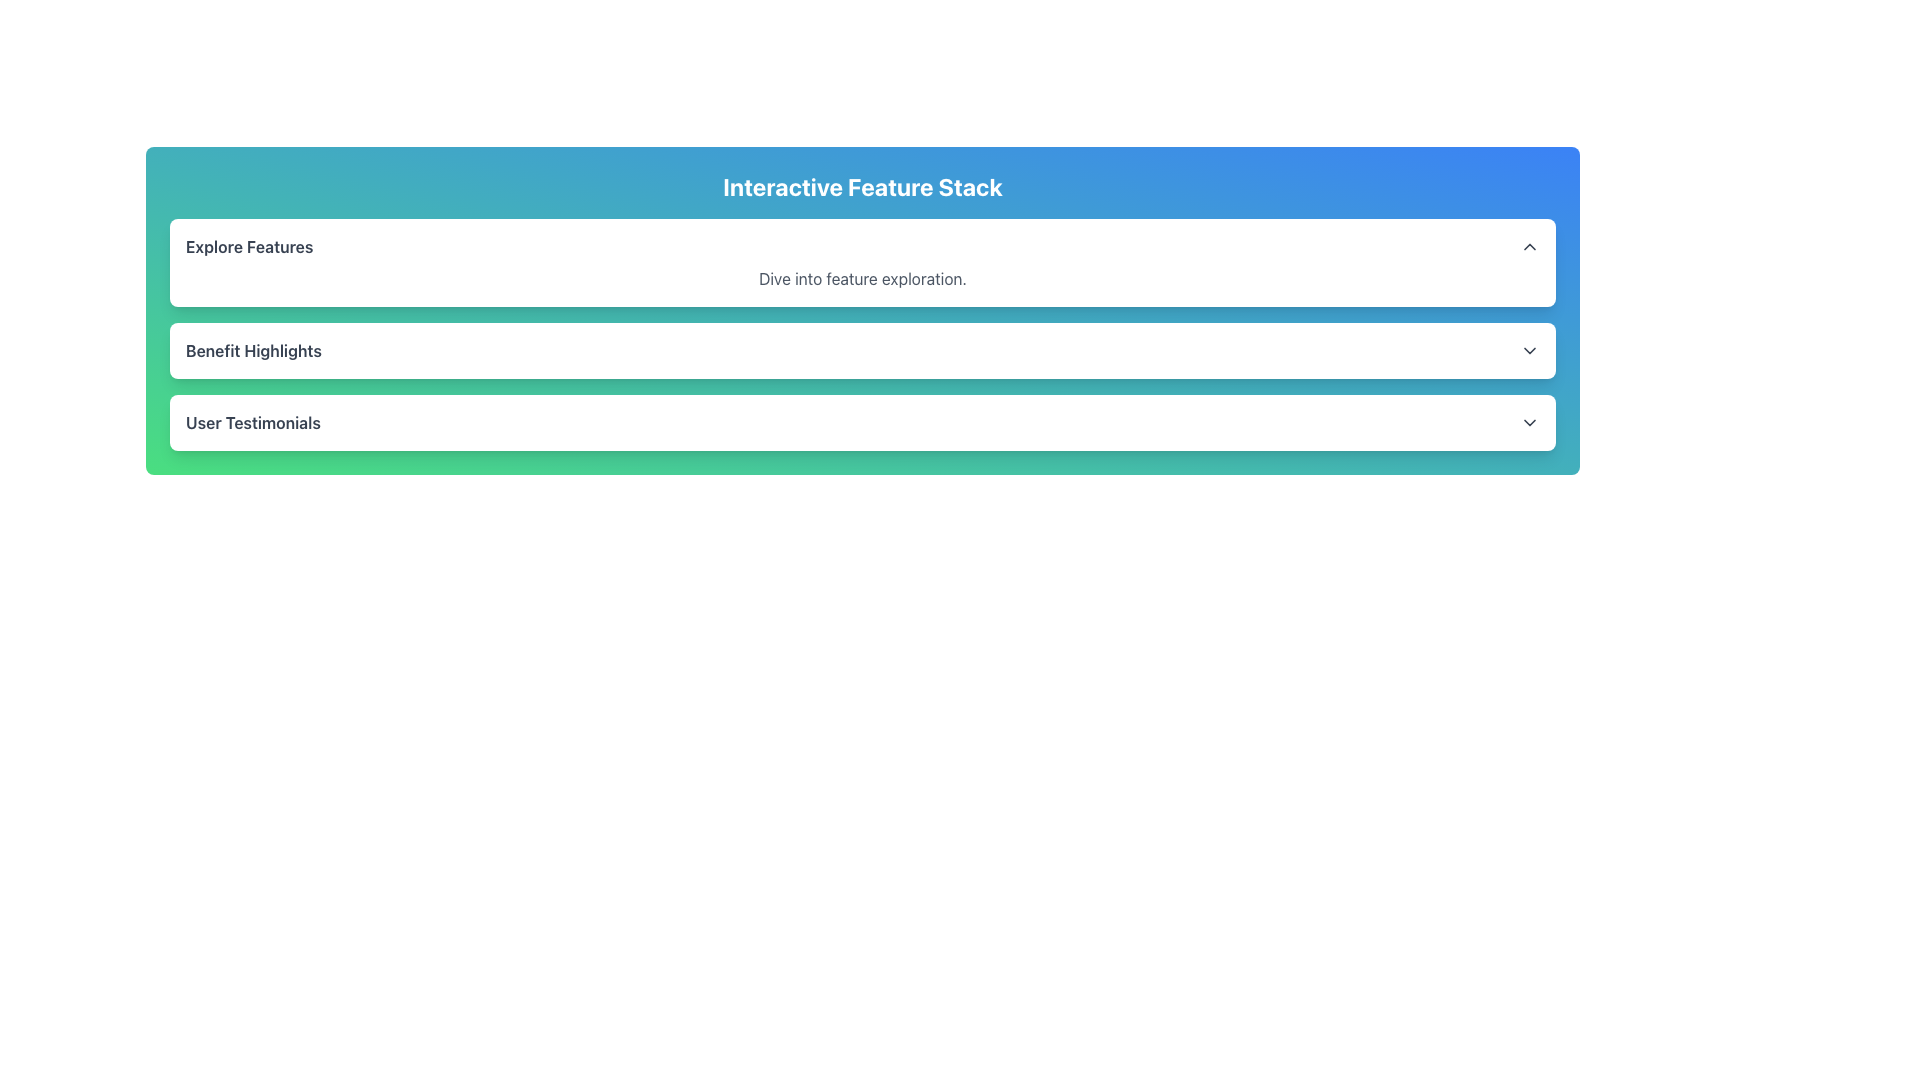  What do you see at coordinates (1529, 422) in the screenshot?
I see `the downward chevron icon located on the right side of 'User Testimonials' to interact with the dropdown` at bounding box center [1529, 422].